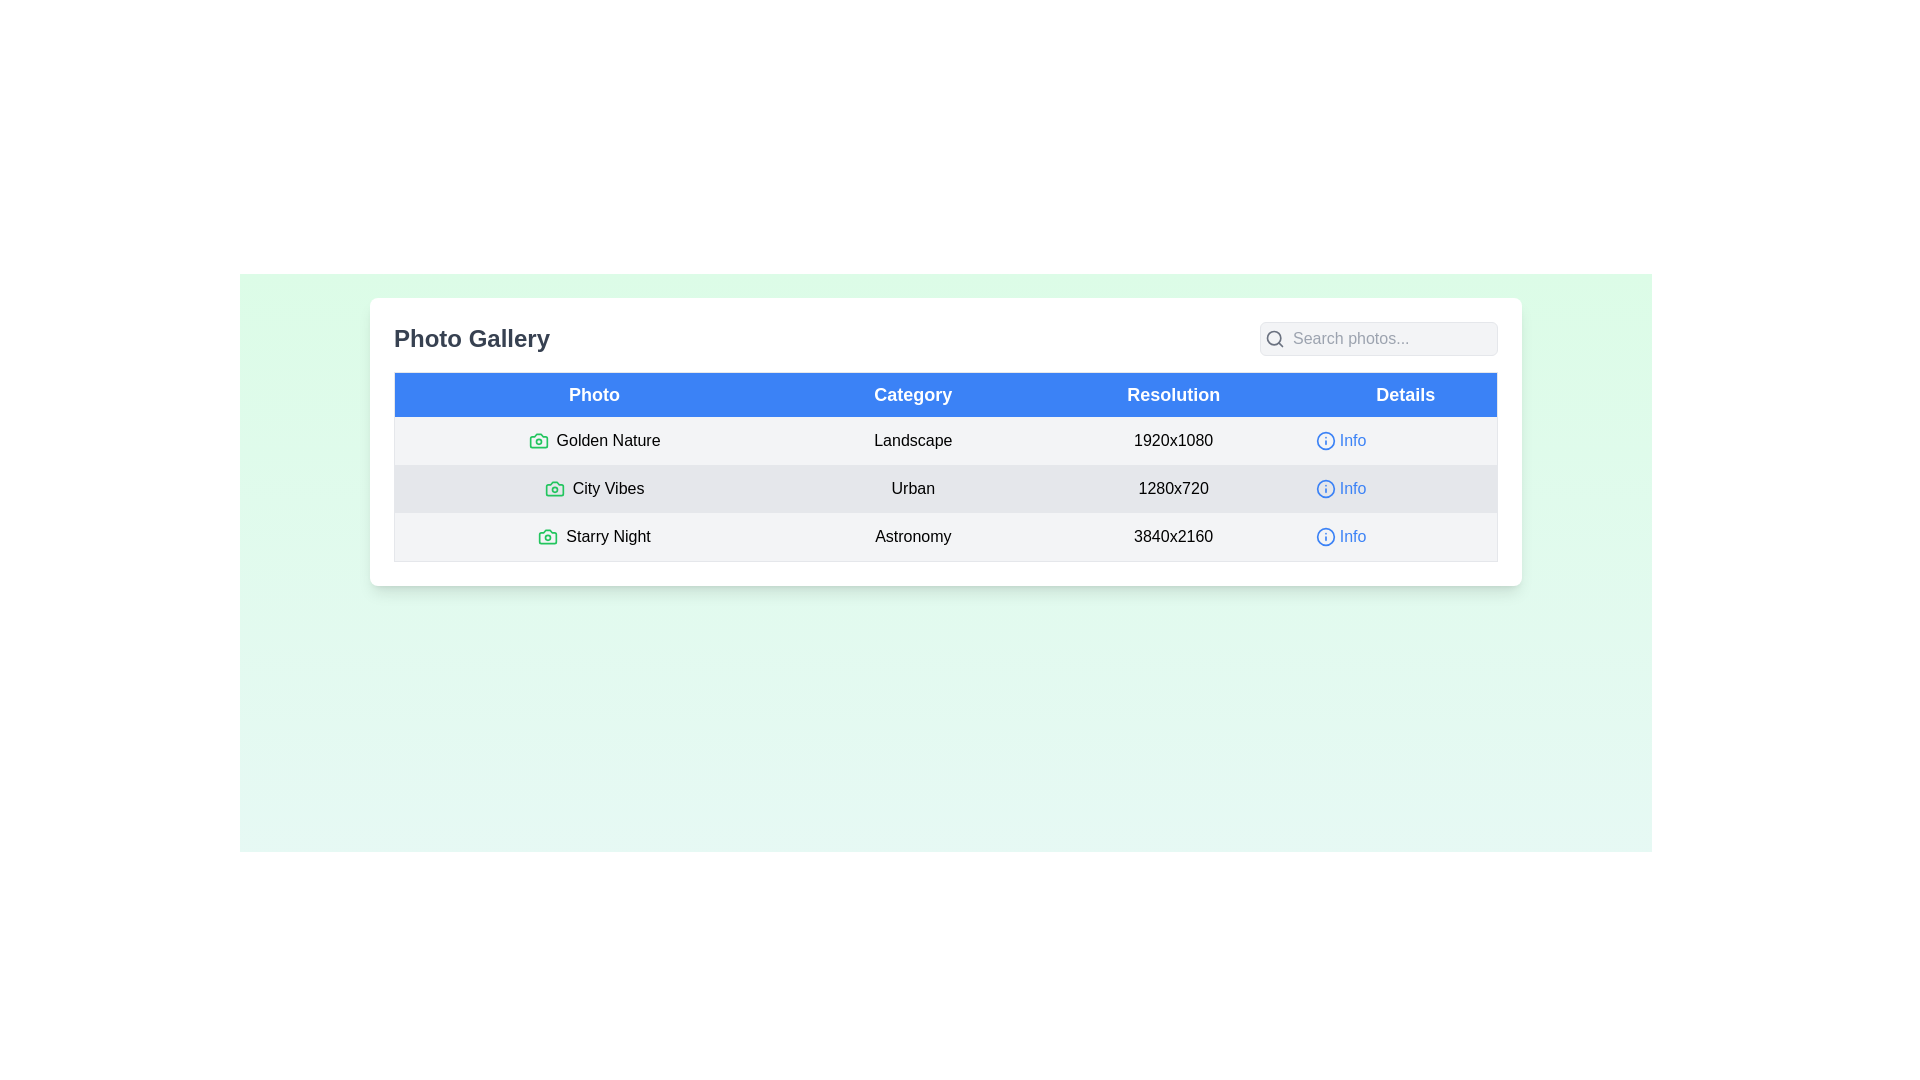  What do you see at coordinates (1173, 394) in the screenshot?
I see `the 'Resolution' text label, which is displayed in white font on a blue background, located between the 'Category' and 'Details' headers in a table structure` at bounding box center [1173, 394].